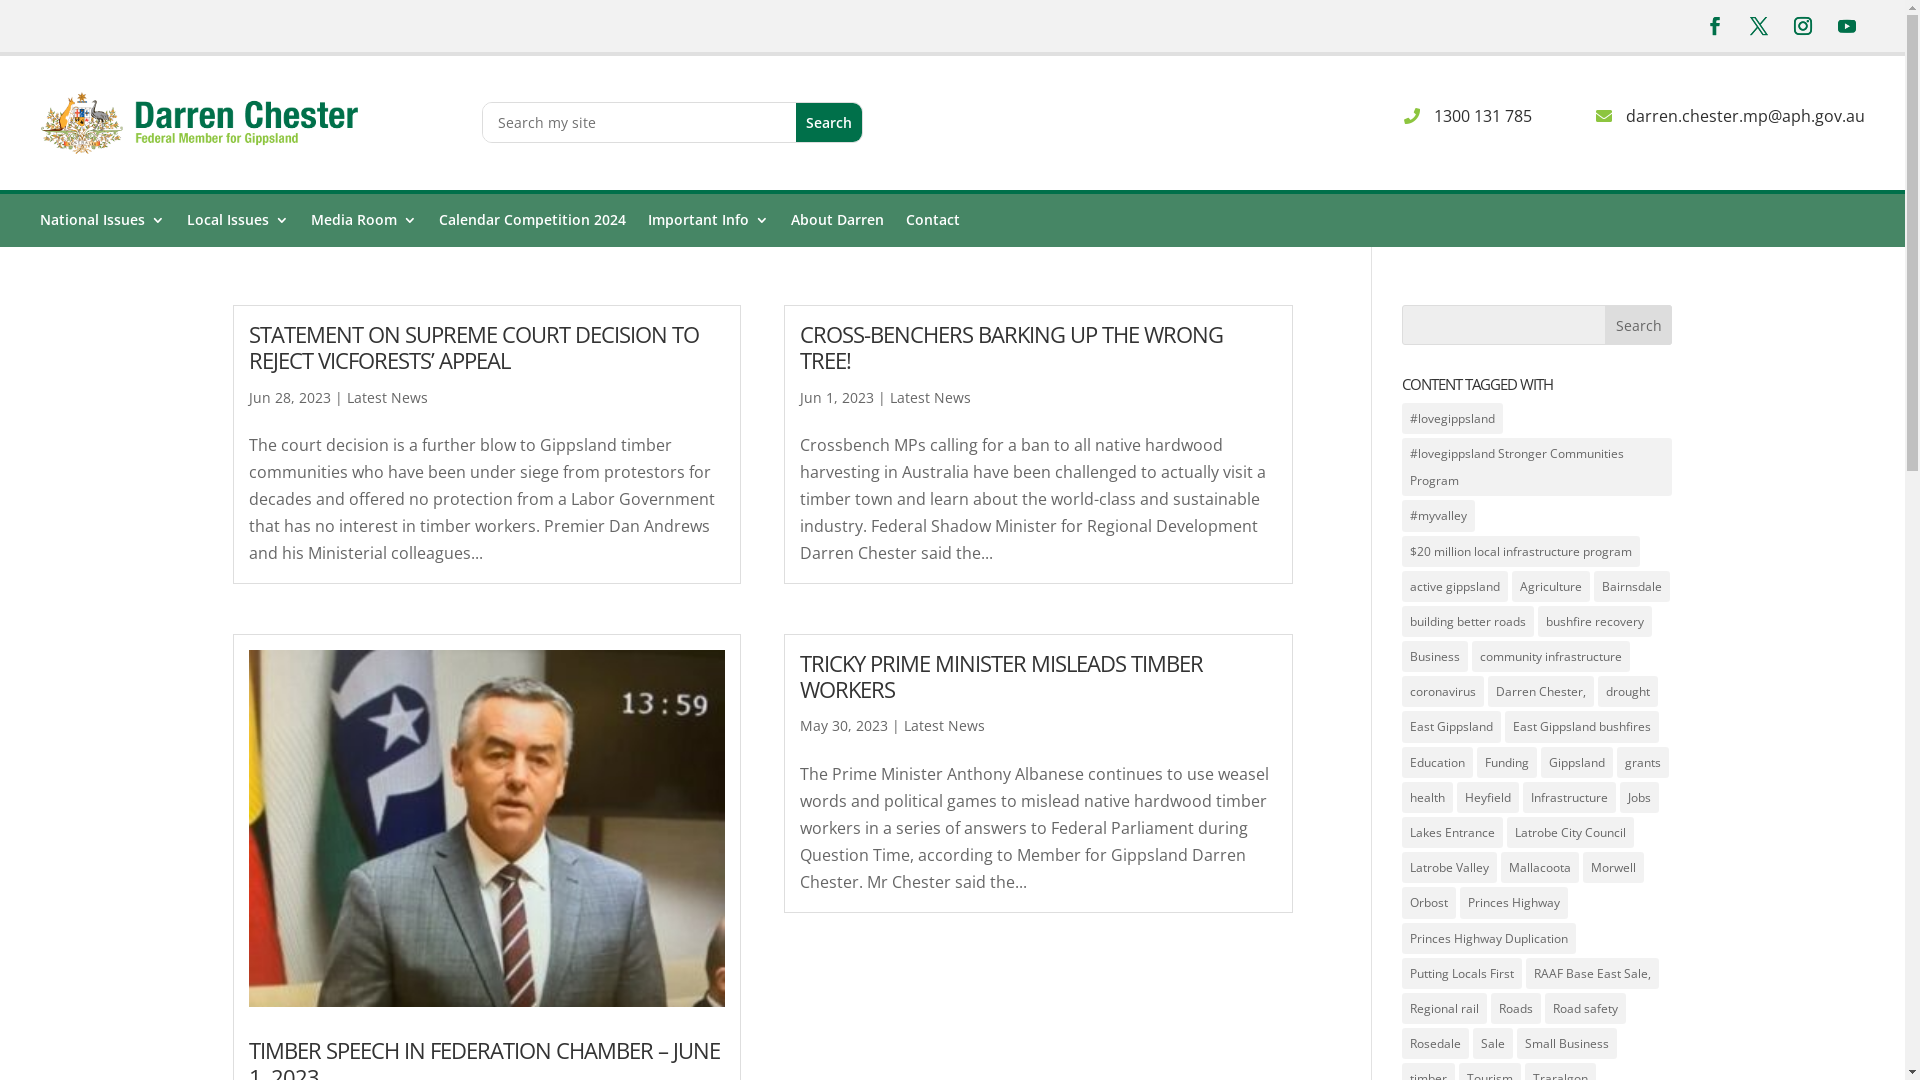 The height and width of the screenshot is (1080, 1920). Describe the element at coordinates (101, 223) in the screenshot. I see `'National Issues'` at that location.